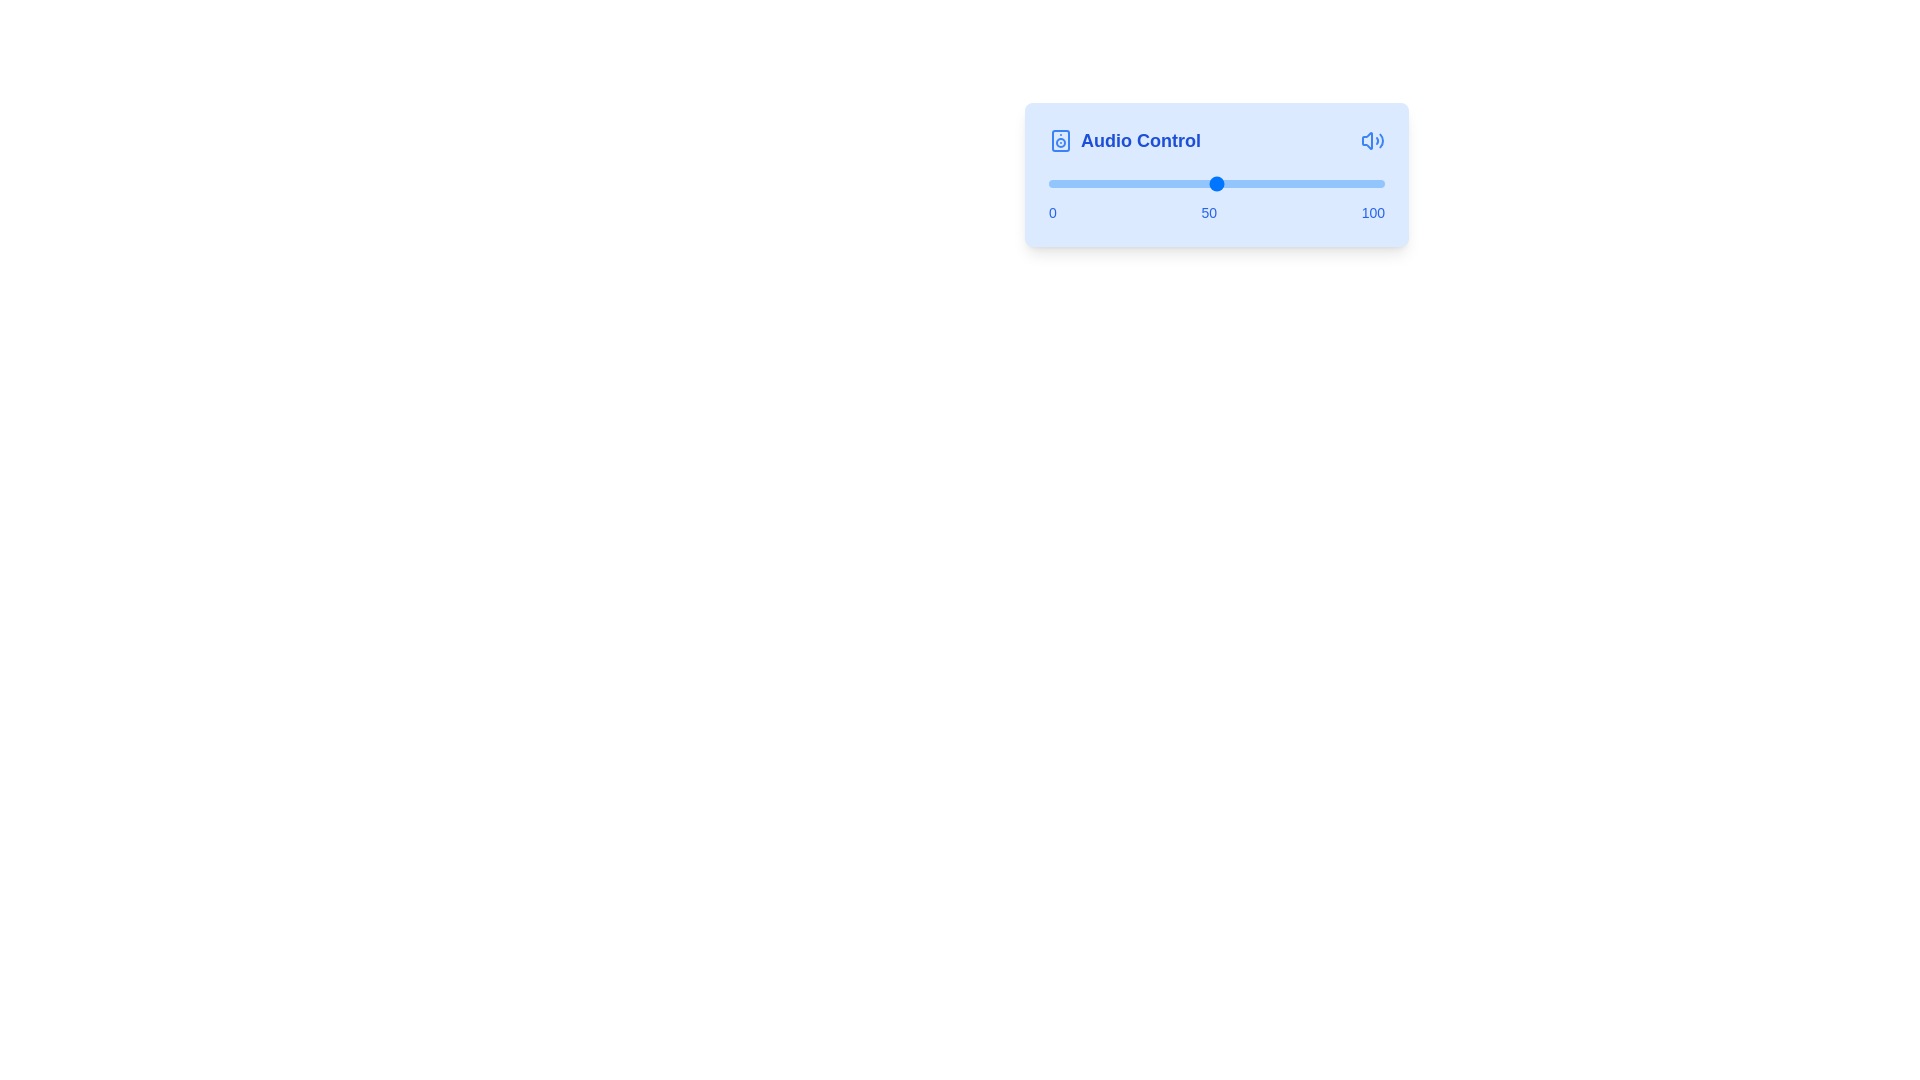  I want to click on the volume, so click(1129, 184).